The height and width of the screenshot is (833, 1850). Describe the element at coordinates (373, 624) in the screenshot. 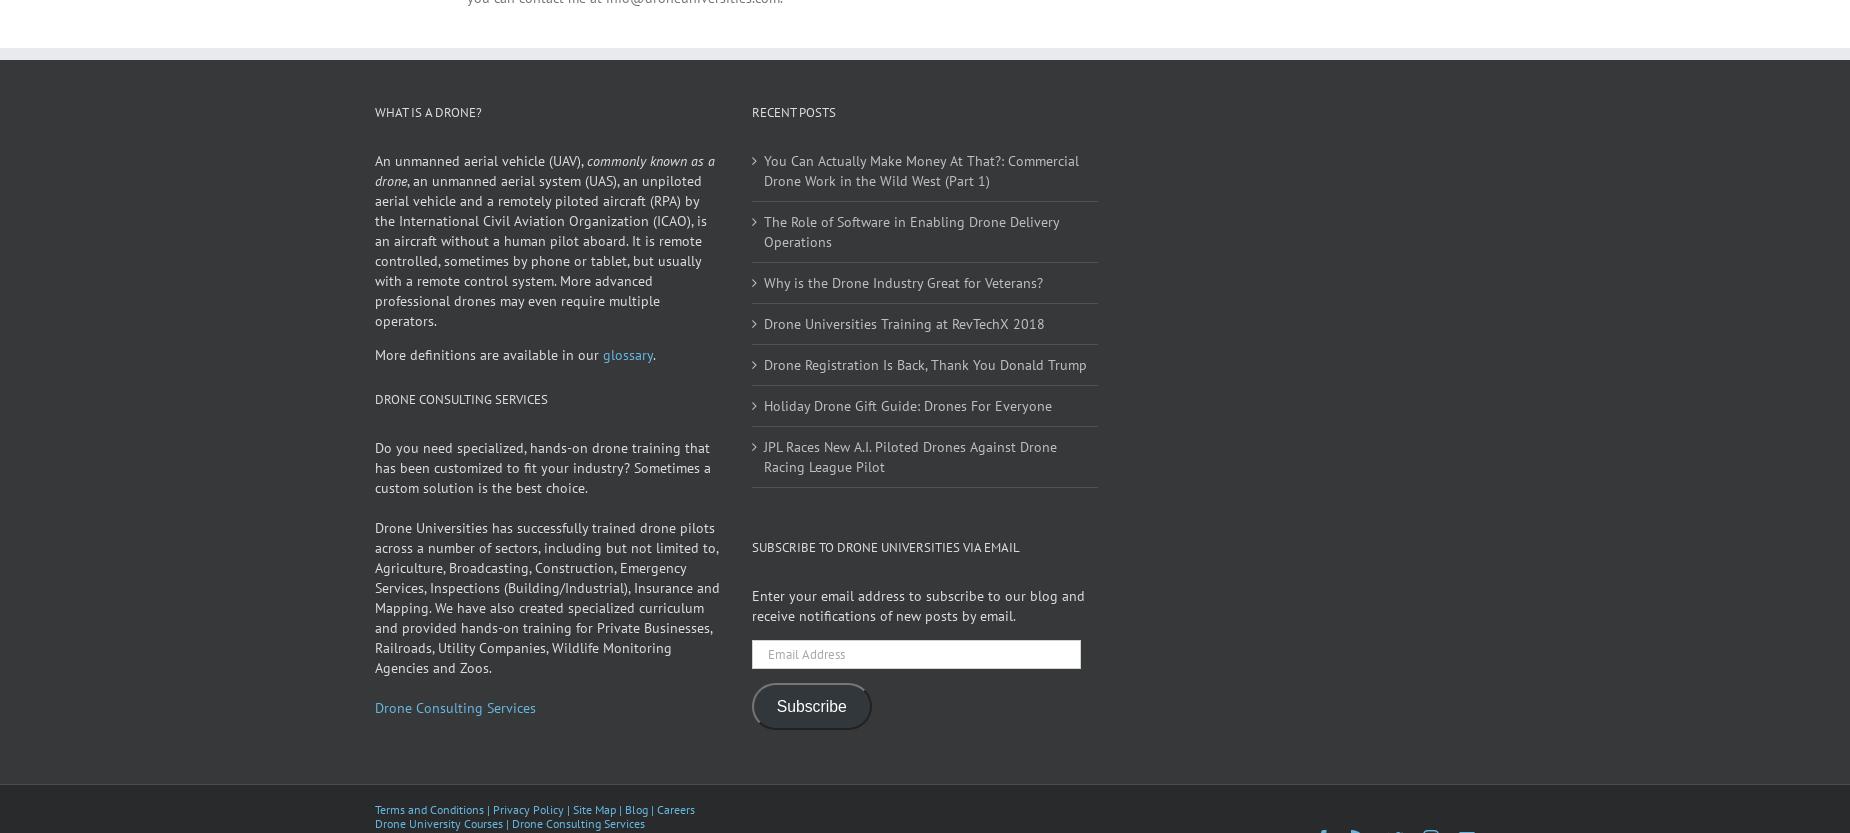

I see `'Drone Universities has successfully trained drone pilots across a number of sectors, including but not limited to, Agriculture, Broadcasting, Construction, Emergency Services, Inspections (Building/Industrial), Insurance and Mapping. We have also created specialized curriculum and provided hands-on training for Private Businesses, Railroads, Utility Companies, Wildlife Monitoring Agencies and Zoos.'` at that location.